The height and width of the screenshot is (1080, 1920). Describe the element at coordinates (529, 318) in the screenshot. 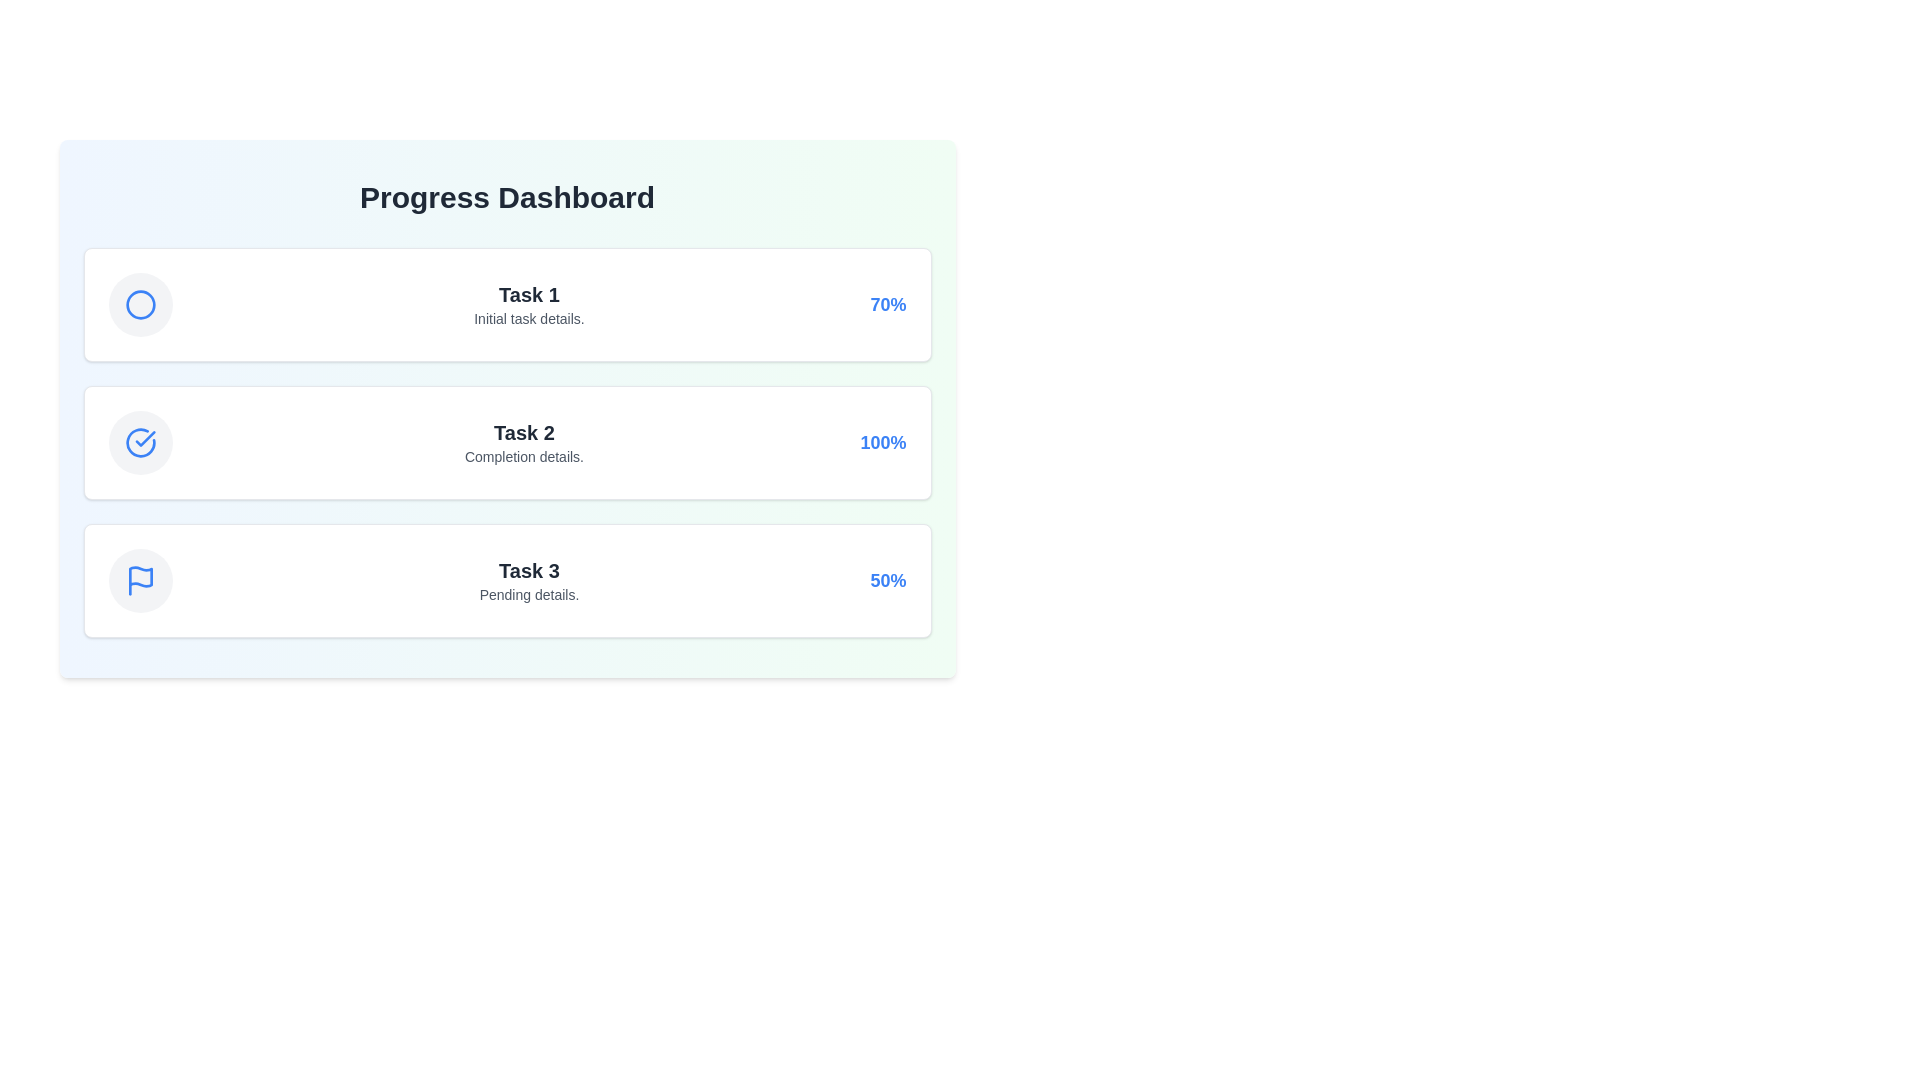

I see `supplementary text label providing information about 'Task 1', located directly beneath the title text within the task section` at that location.